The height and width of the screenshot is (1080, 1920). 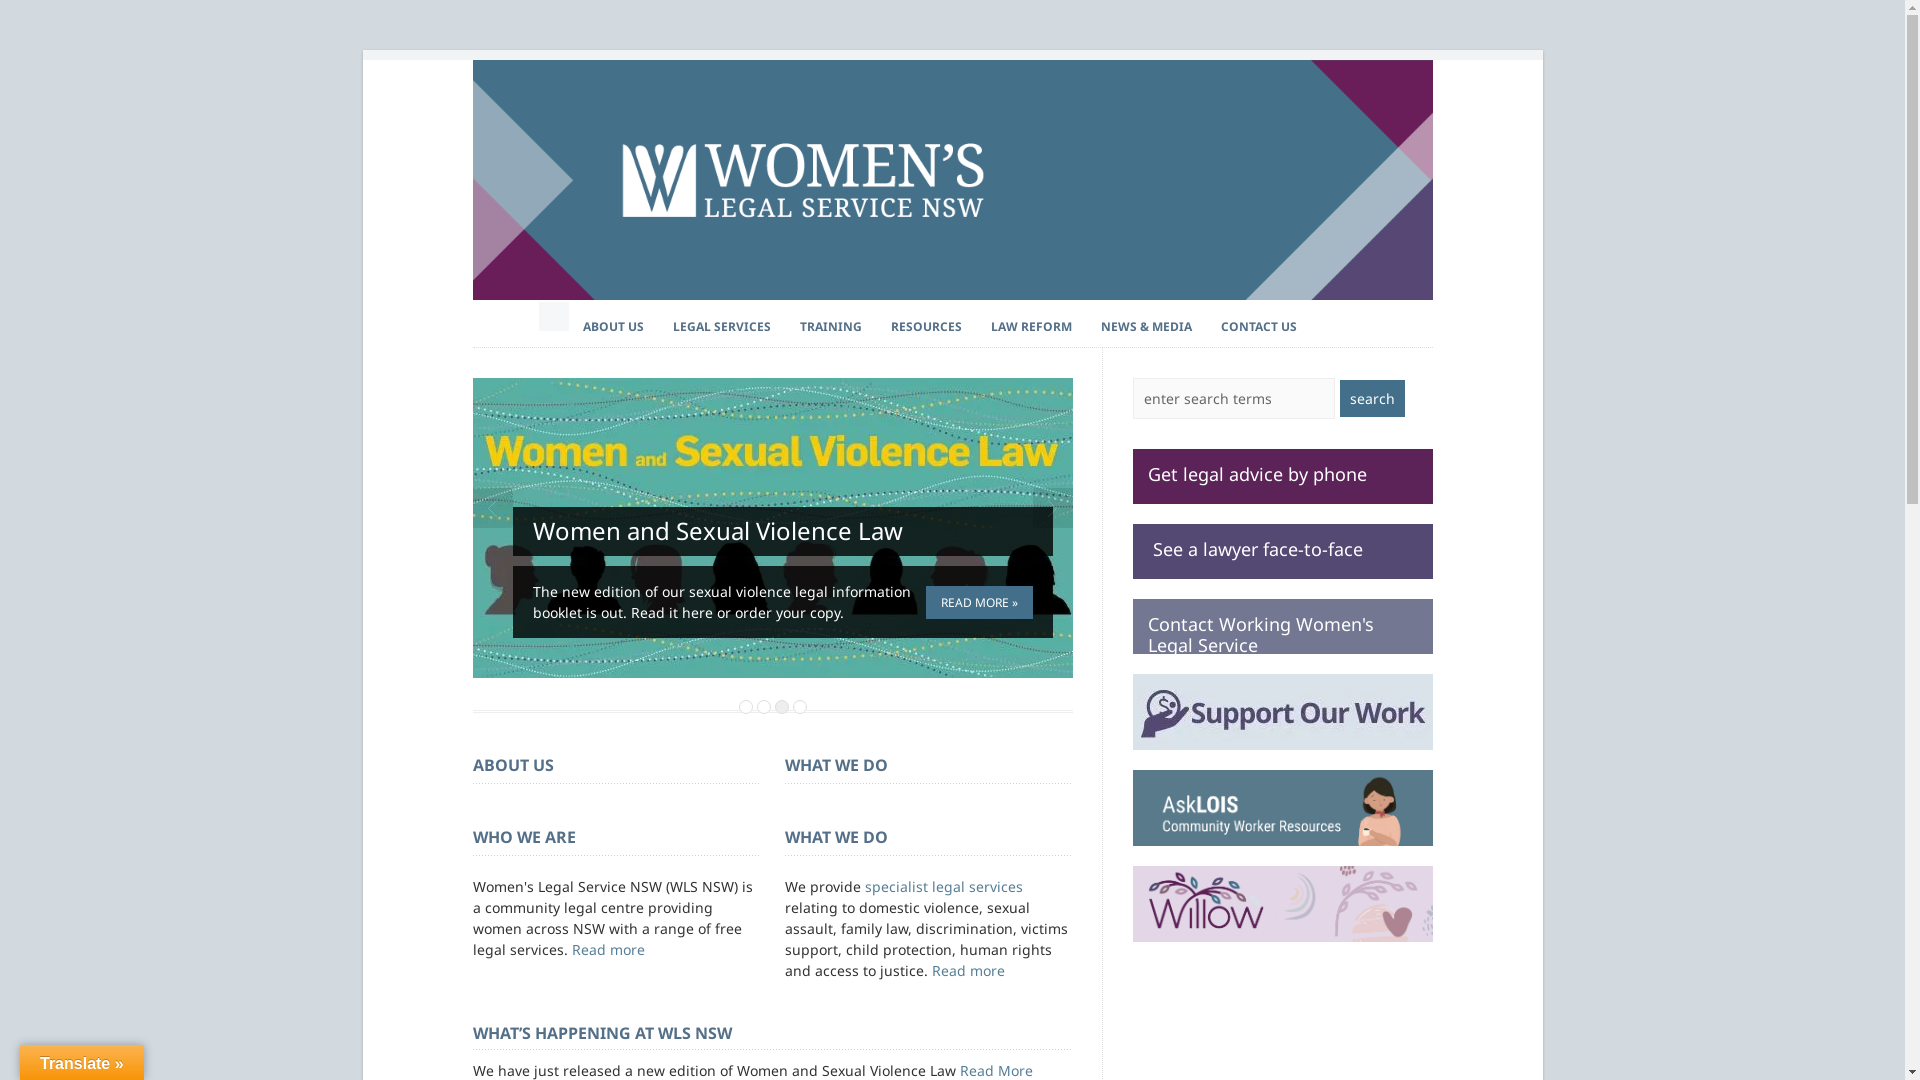 What do you see at coordinates (941, 885) in the screenshot?
I see `'specialist legal services'` at bounding box center [941, 885].